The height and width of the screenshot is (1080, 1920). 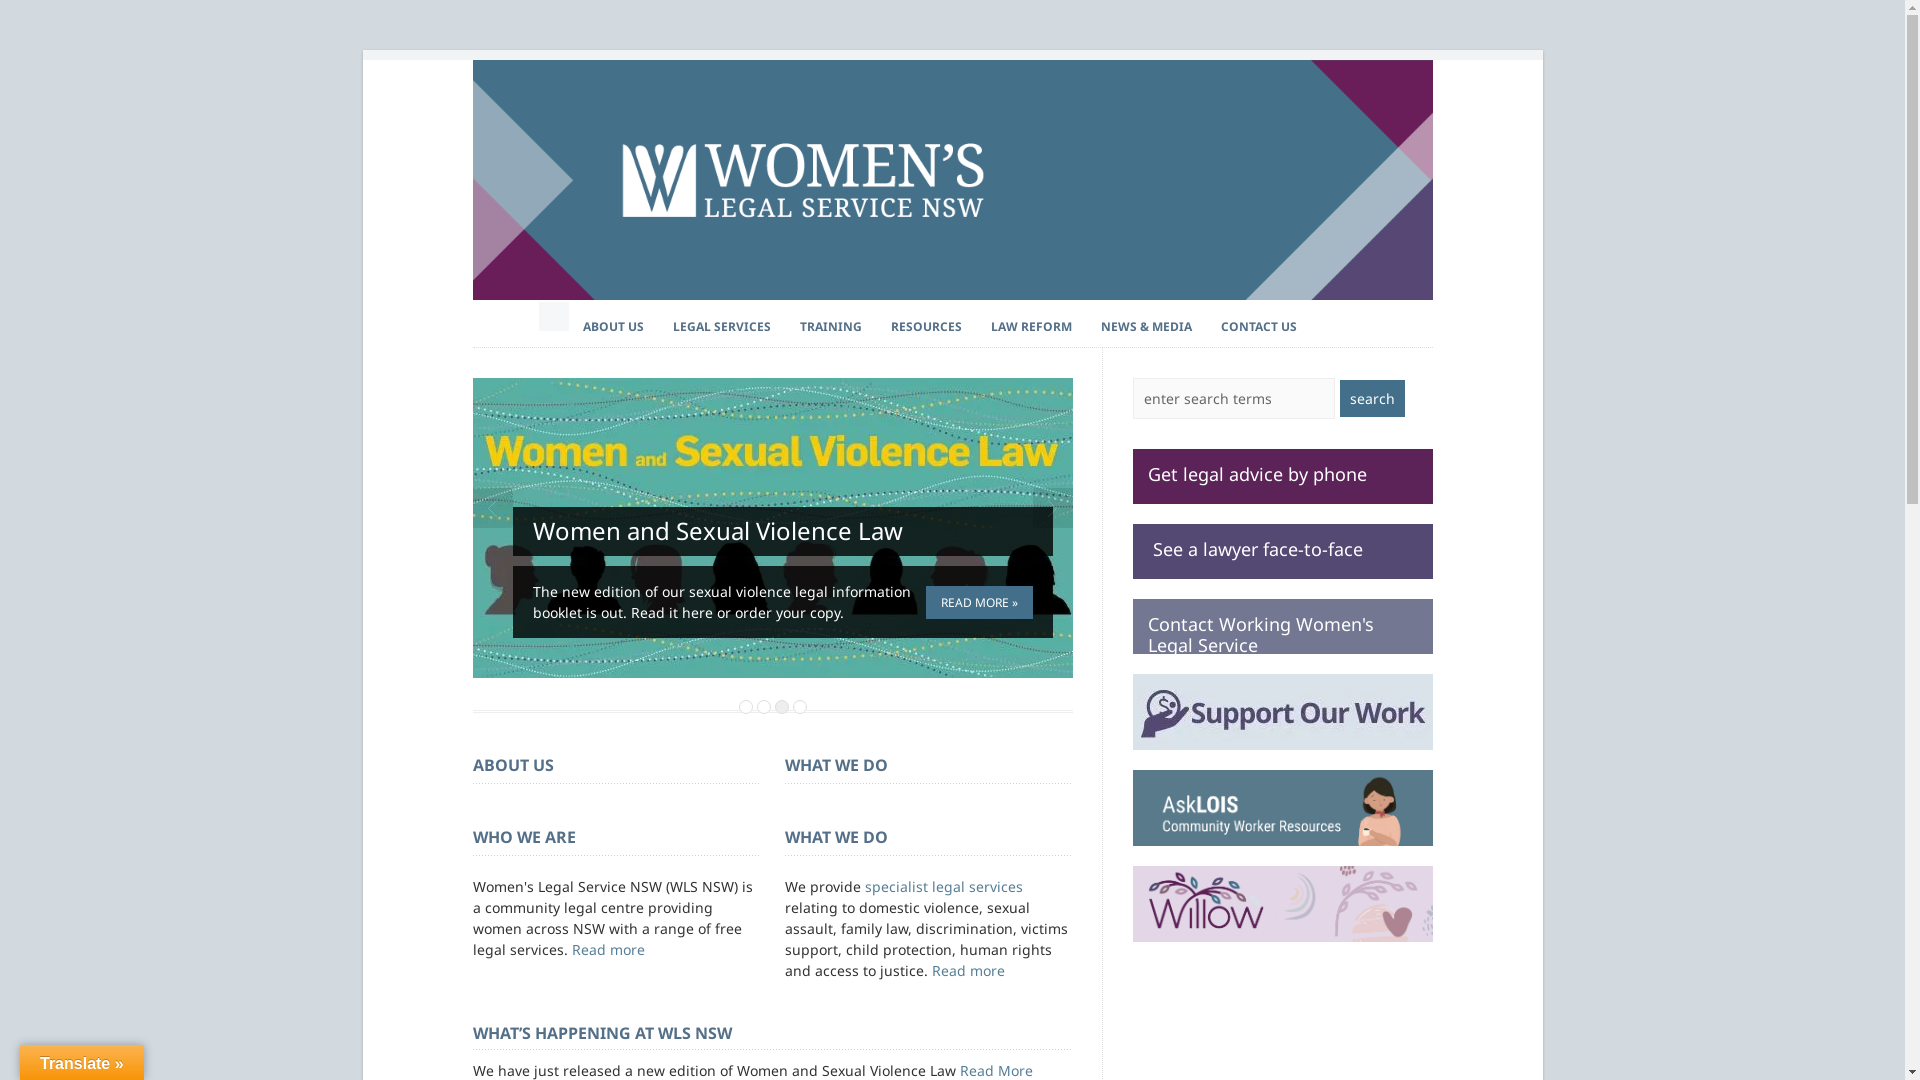 What do you see at coordinates (941, 885) in the screenshot?
I see `'specialist legal services'` at bounding box center [941, 885].